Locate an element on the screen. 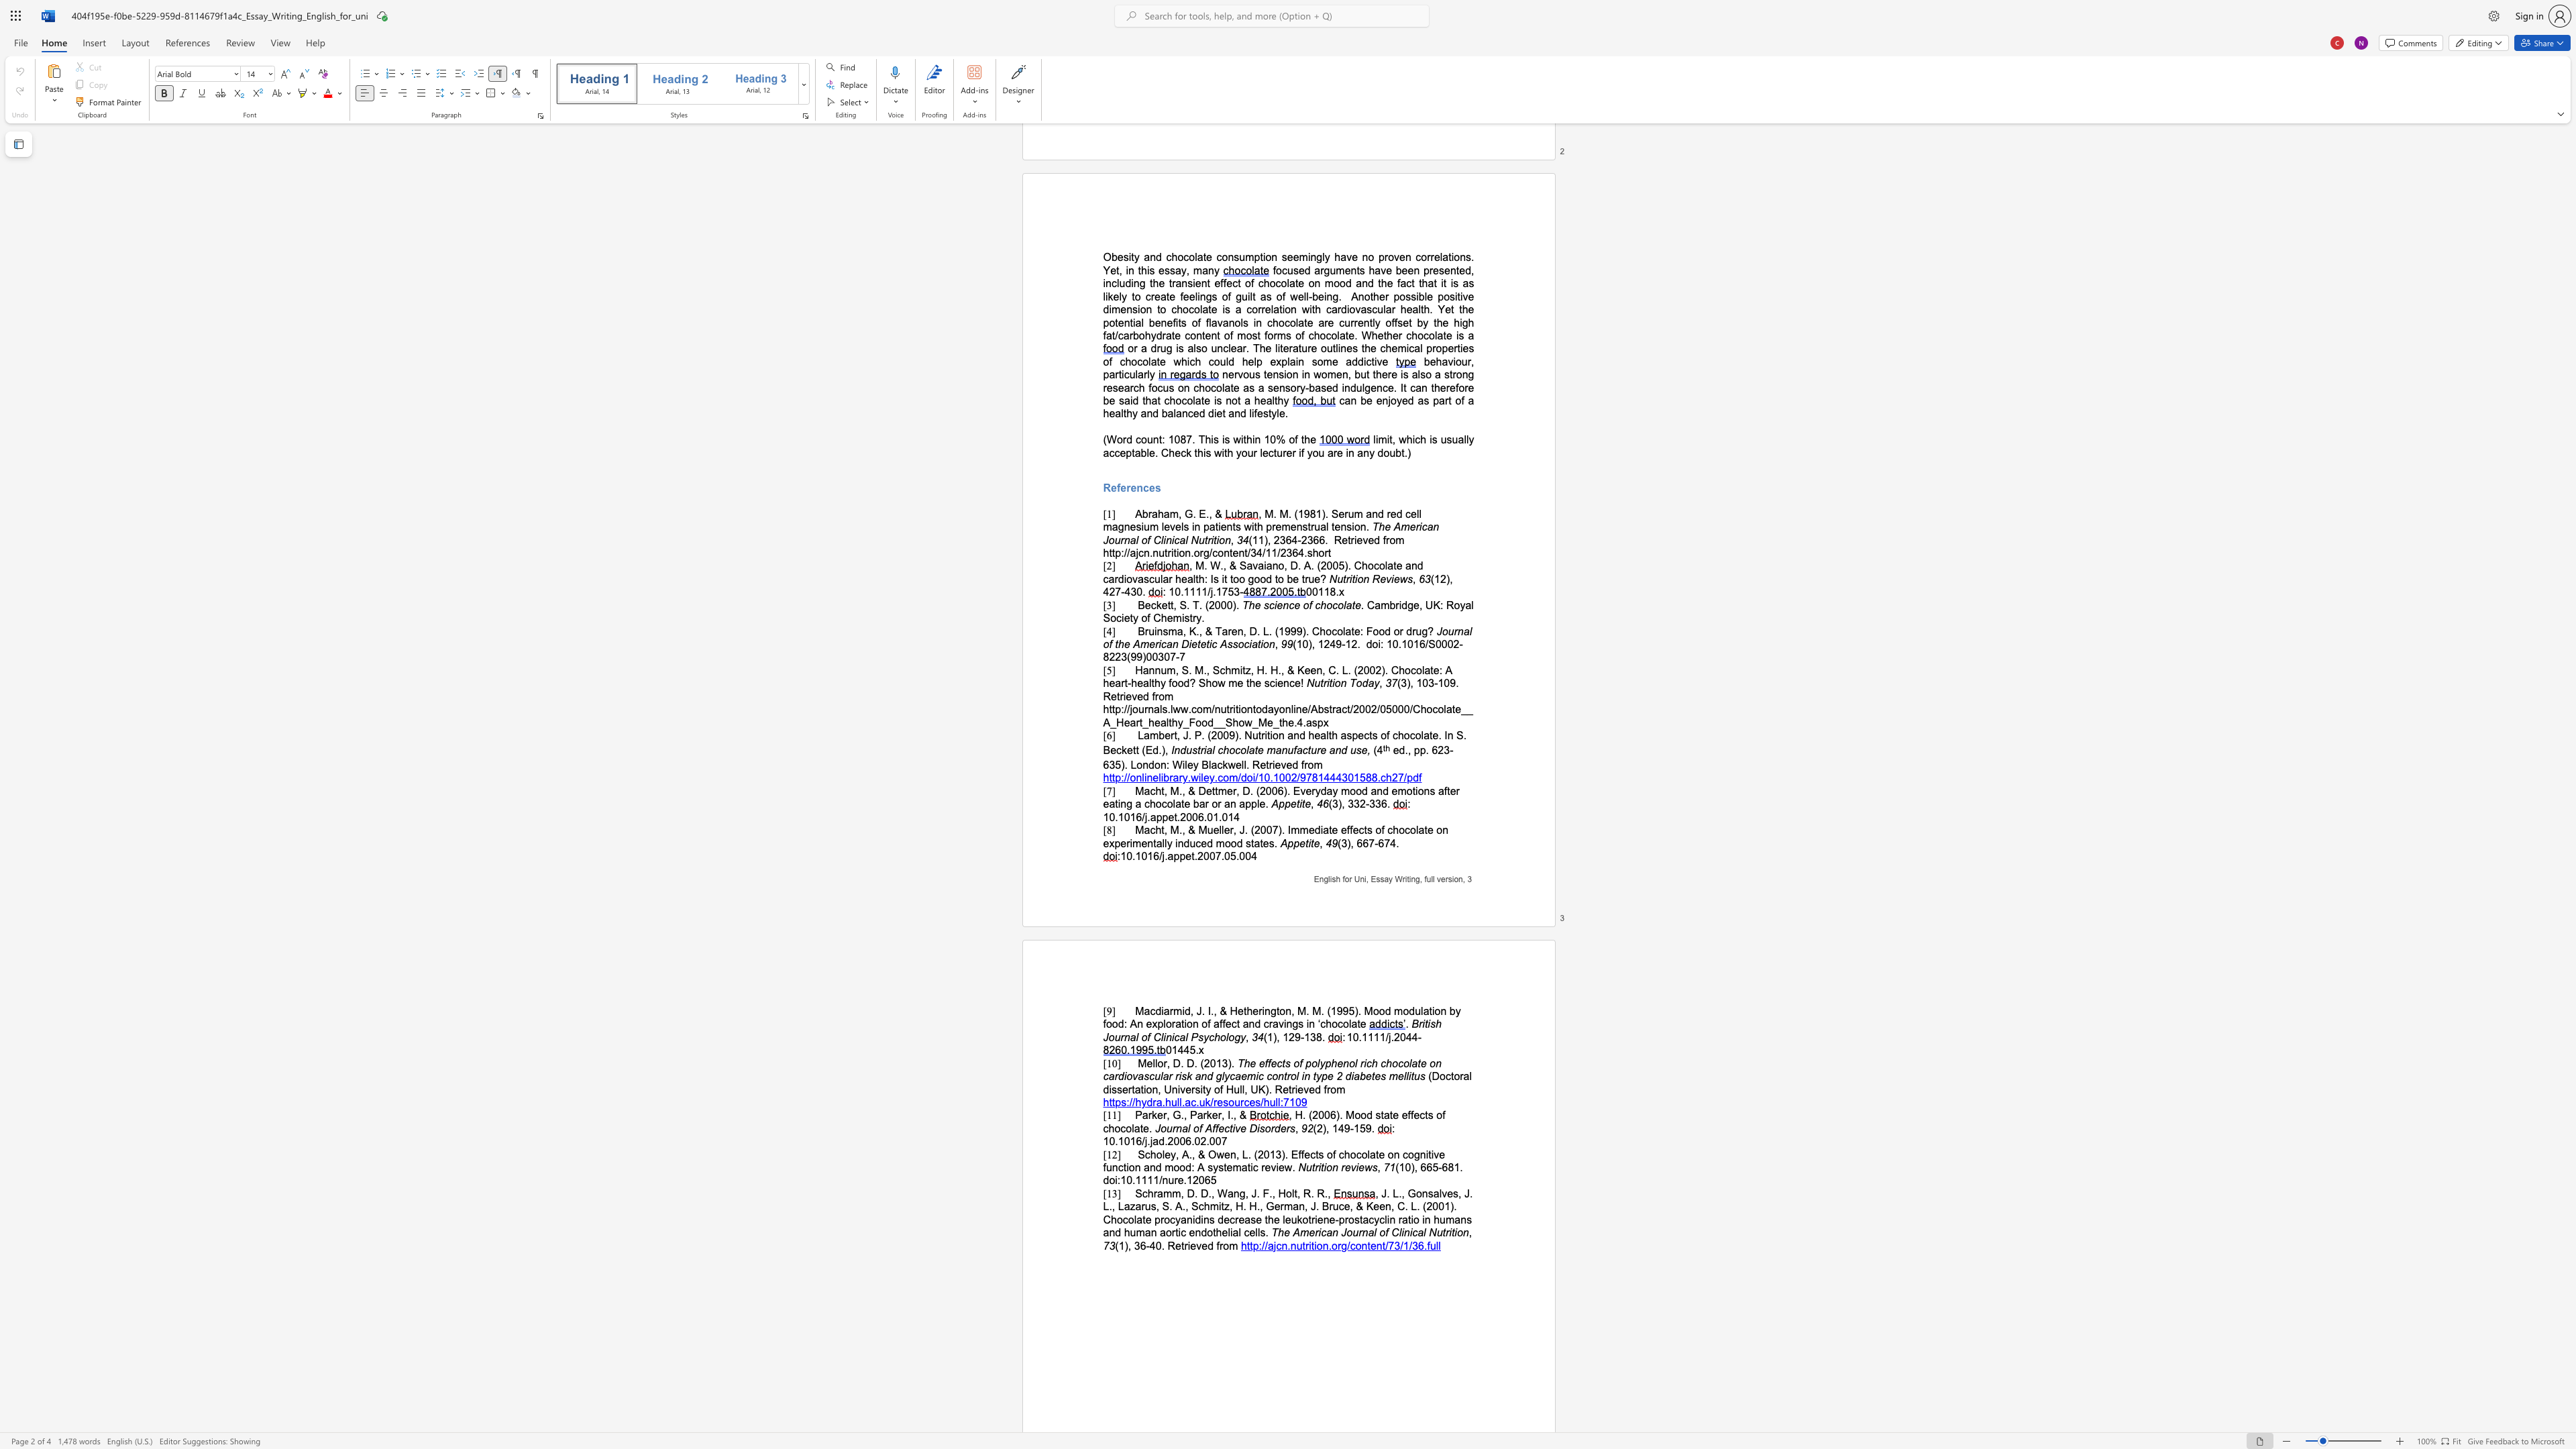  the subset text "com/doi/10.1002/" within the text "http://onlinelibrary.wiley.com/doi/10.1002/9781444301588.ch27/pdf" is located at coordinates (1218, 776).